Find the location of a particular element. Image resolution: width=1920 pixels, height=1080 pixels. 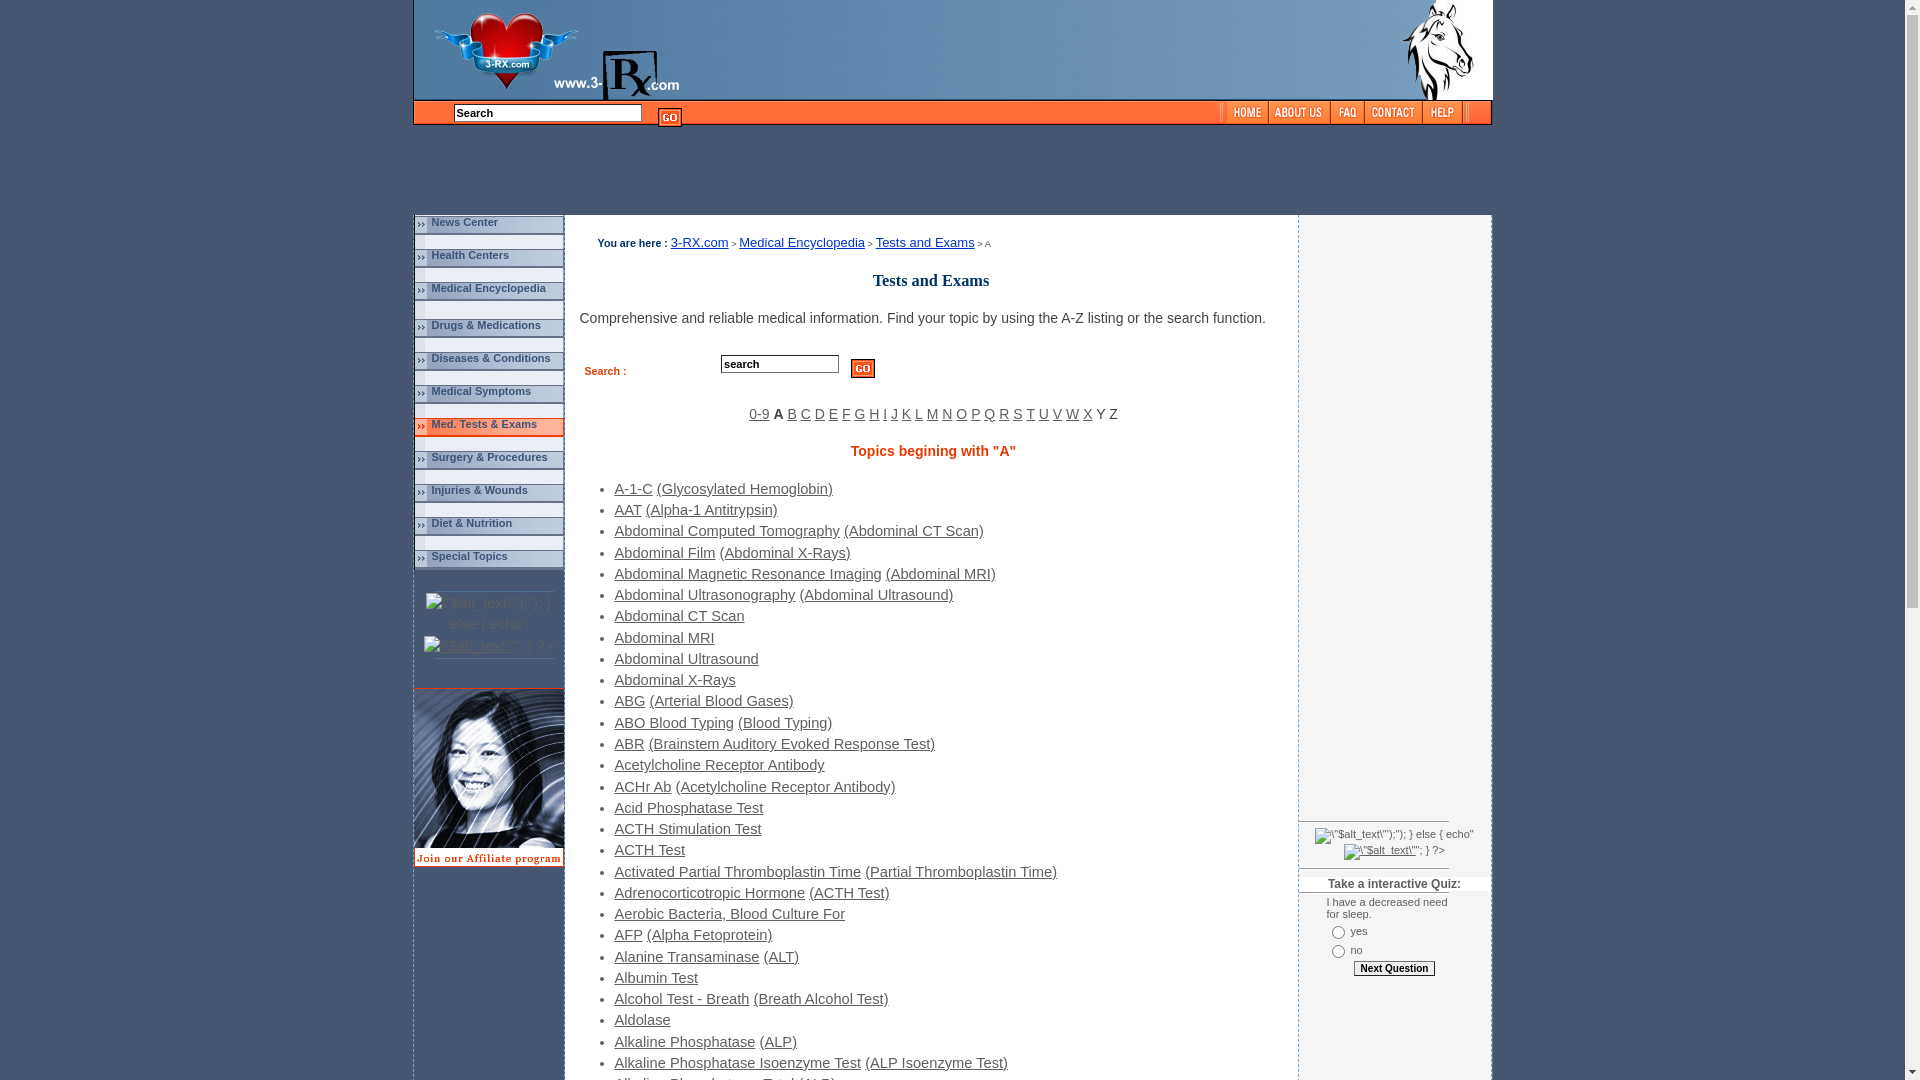

'Aldolase' is located at coordinates (642, 1019).